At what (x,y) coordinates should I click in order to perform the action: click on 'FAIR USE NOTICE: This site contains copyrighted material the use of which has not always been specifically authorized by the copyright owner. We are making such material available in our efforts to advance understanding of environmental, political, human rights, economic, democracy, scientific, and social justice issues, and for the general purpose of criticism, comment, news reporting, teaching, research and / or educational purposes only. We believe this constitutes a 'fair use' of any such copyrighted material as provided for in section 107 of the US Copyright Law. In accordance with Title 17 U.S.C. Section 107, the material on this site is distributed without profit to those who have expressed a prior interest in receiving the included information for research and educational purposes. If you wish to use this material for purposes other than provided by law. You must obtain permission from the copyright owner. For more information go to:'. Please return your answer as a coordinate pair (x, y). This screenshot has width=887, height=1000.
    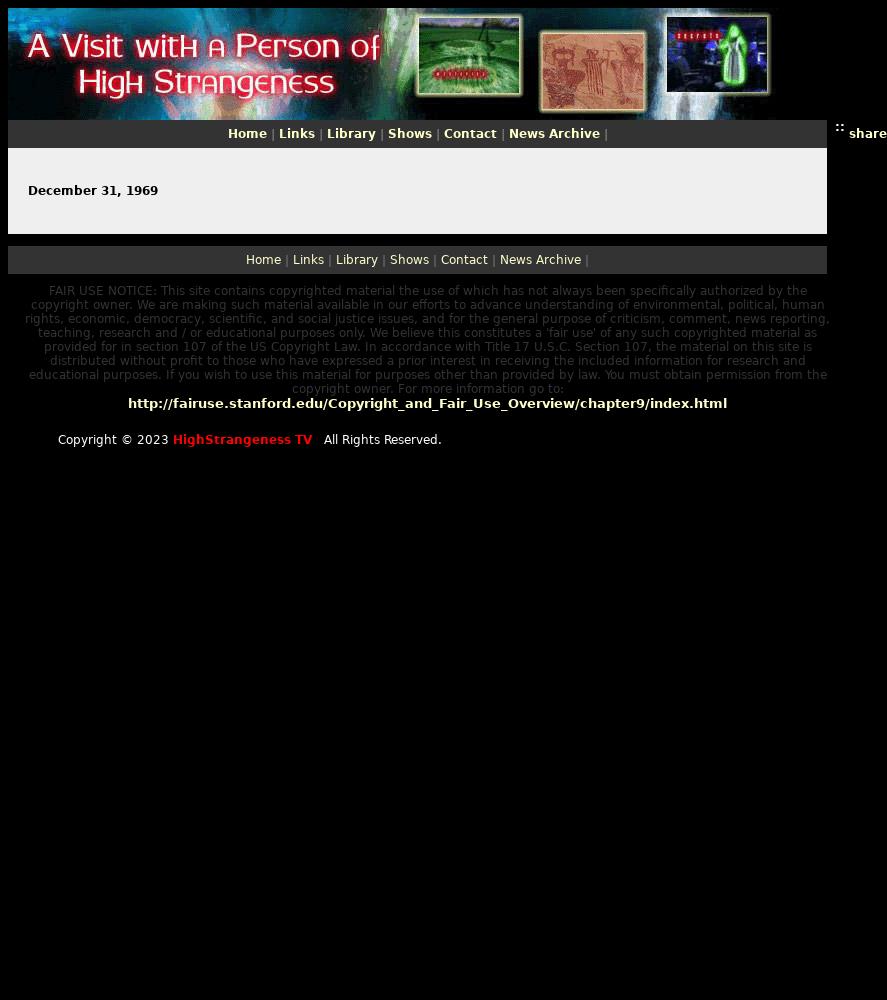
    Looking at the image, I should click on (427, 339).